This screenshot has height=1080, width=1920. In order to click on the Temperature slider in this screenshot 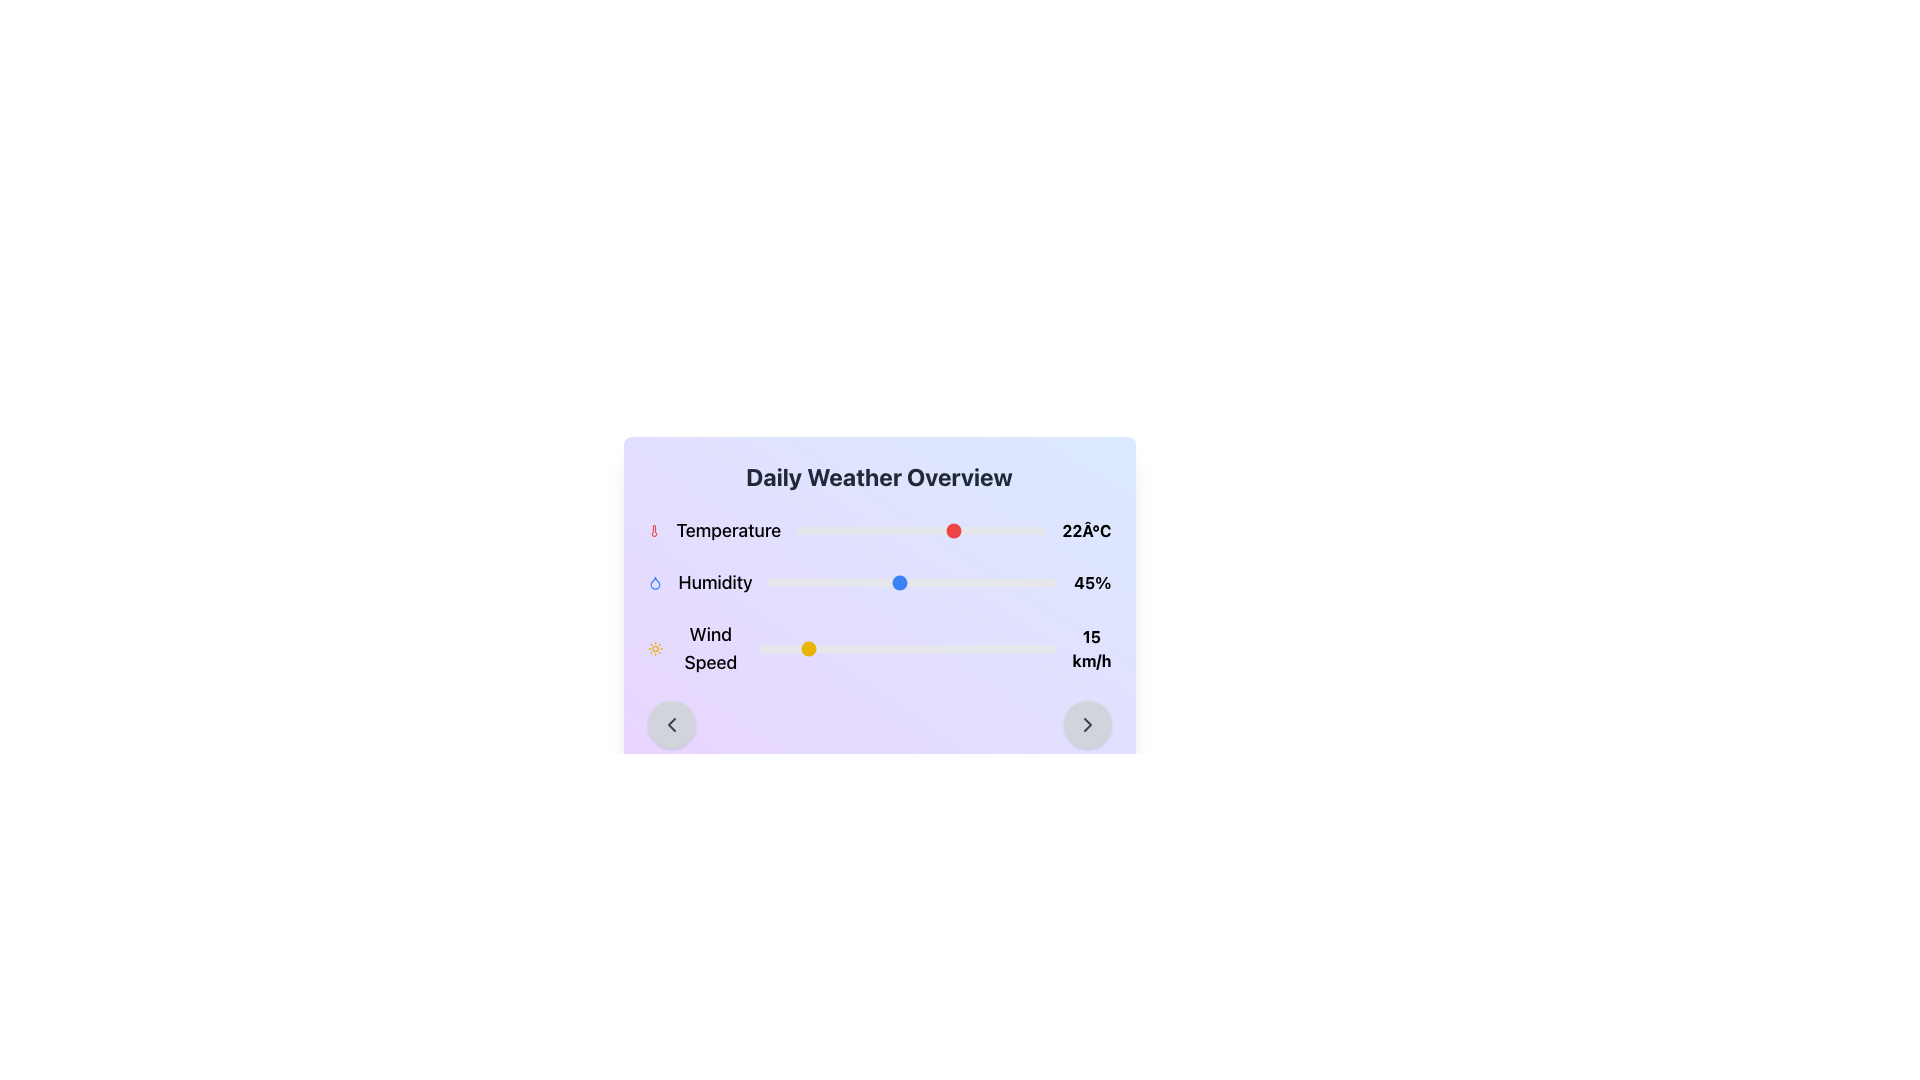, I will do `click(890, 530)`.